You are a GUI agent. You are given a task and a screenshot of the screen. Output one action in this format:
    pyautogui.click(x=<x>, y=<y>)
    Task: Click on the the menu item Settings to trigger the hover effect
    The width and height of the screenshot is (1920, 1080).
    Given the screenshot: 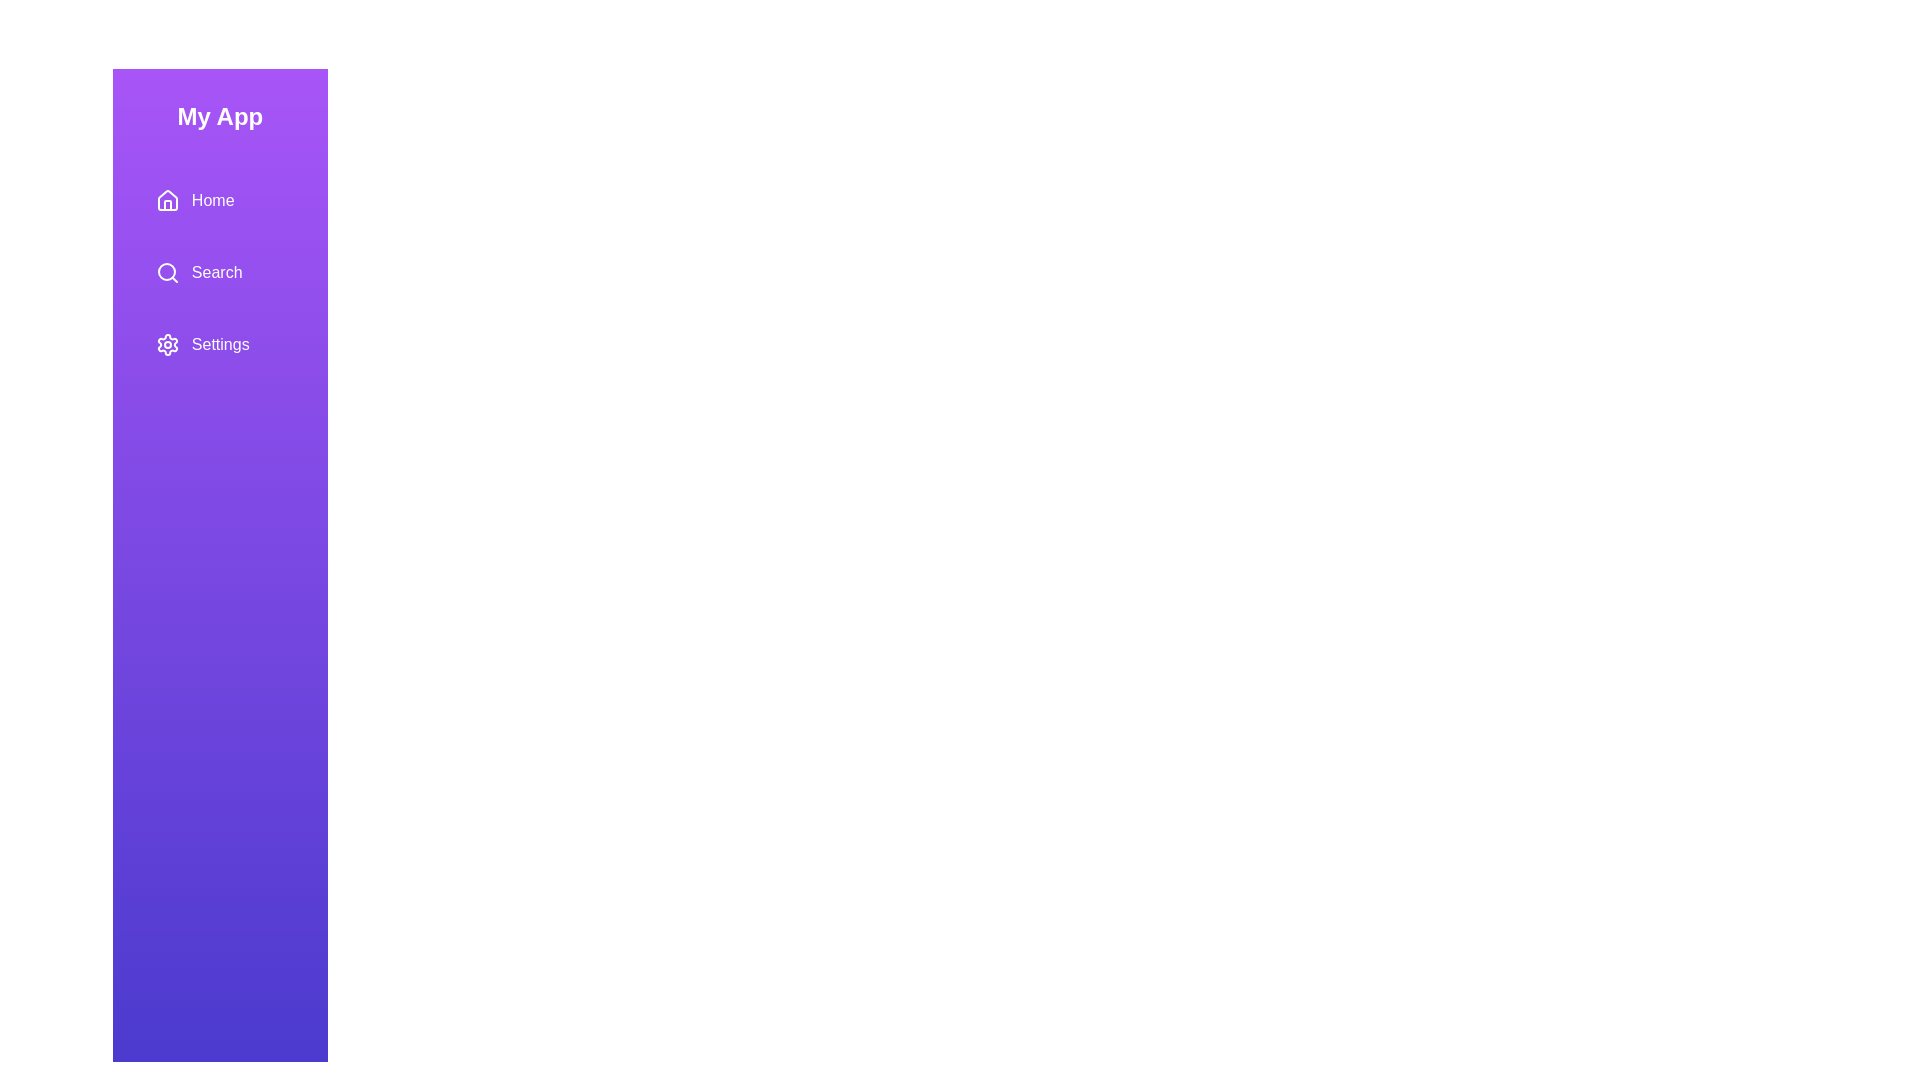 What is the action you would take?
    pyautogui.click(x=220, y=343)
    